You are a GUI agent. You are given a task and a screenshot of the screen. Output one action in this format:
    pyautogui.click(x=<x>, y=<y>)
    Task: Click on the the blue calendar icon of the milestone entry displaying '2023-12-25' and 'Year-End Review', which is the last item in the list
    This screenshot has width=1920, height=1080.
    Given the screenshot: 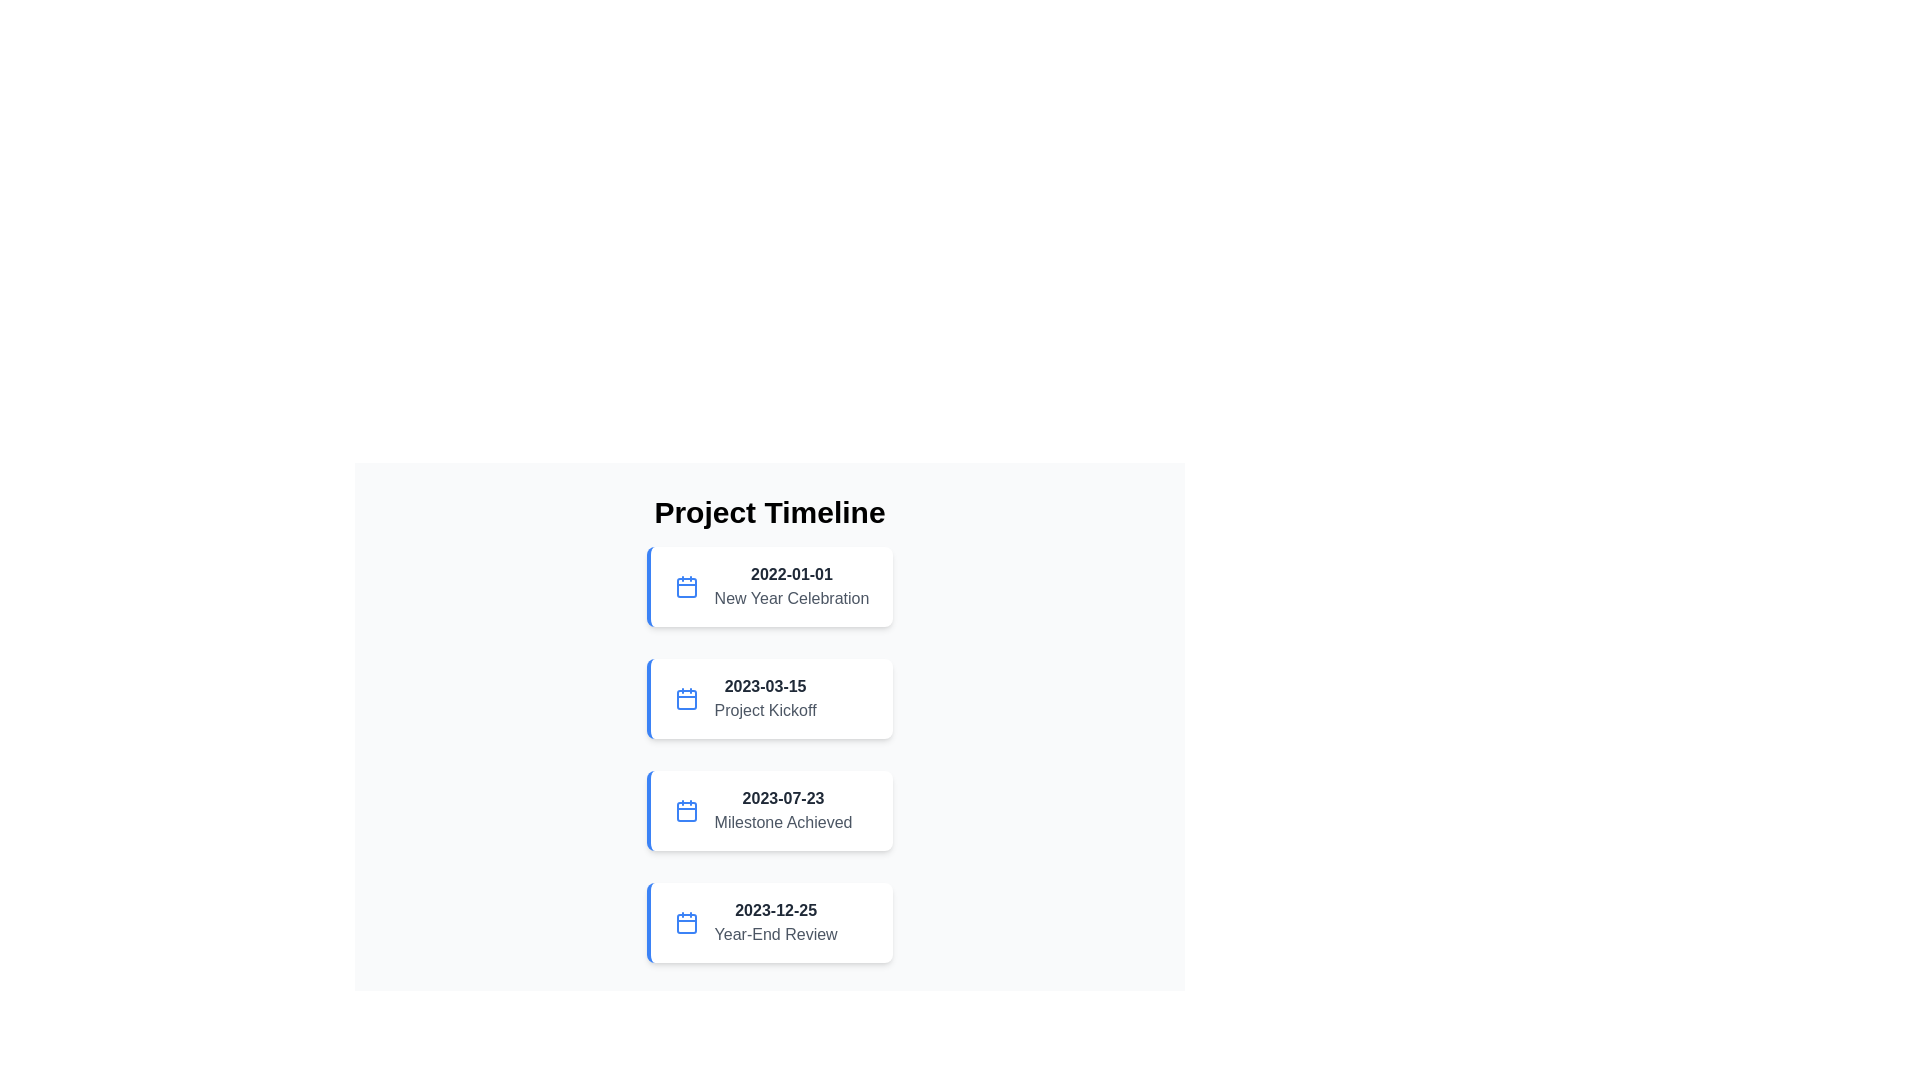 What is the action you would take?
    pyautogui.click(x=771, y=922)
    